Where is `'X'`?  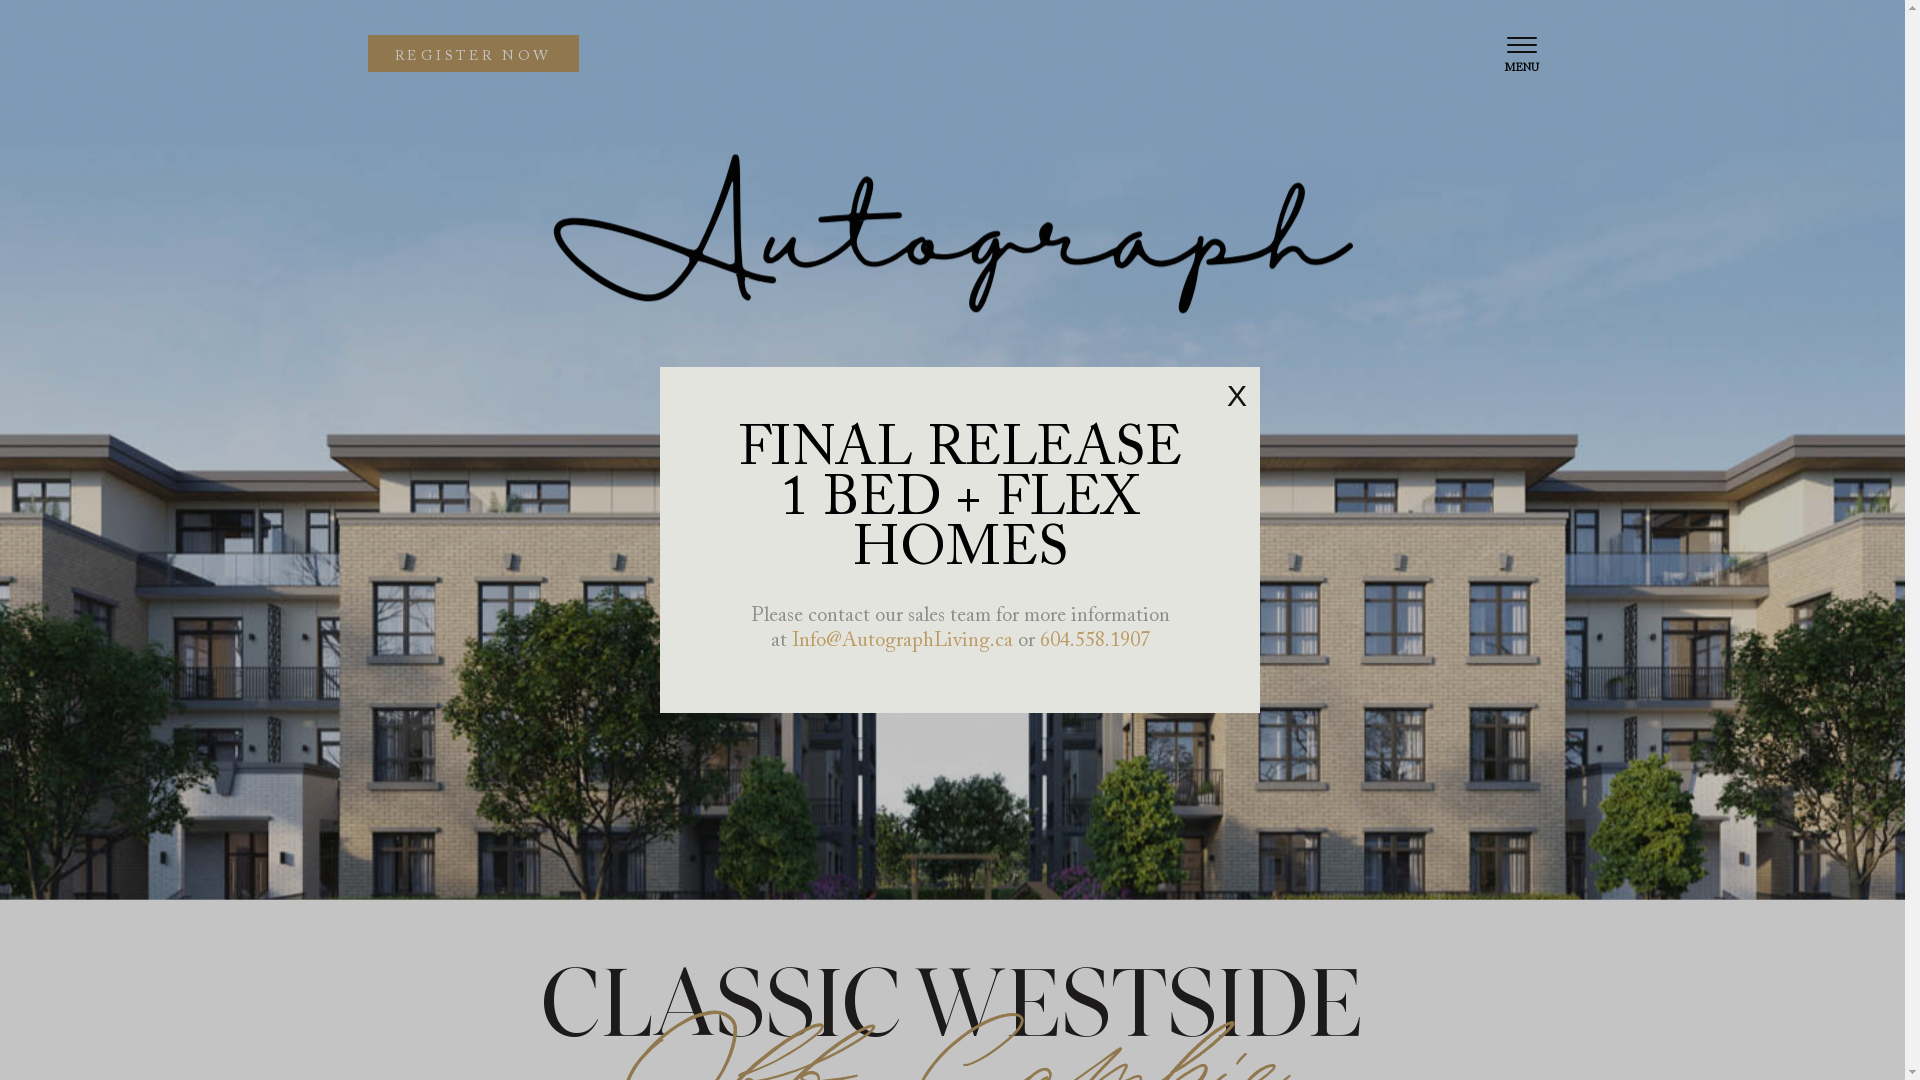
'X' is located at coordinates (1236, 396).